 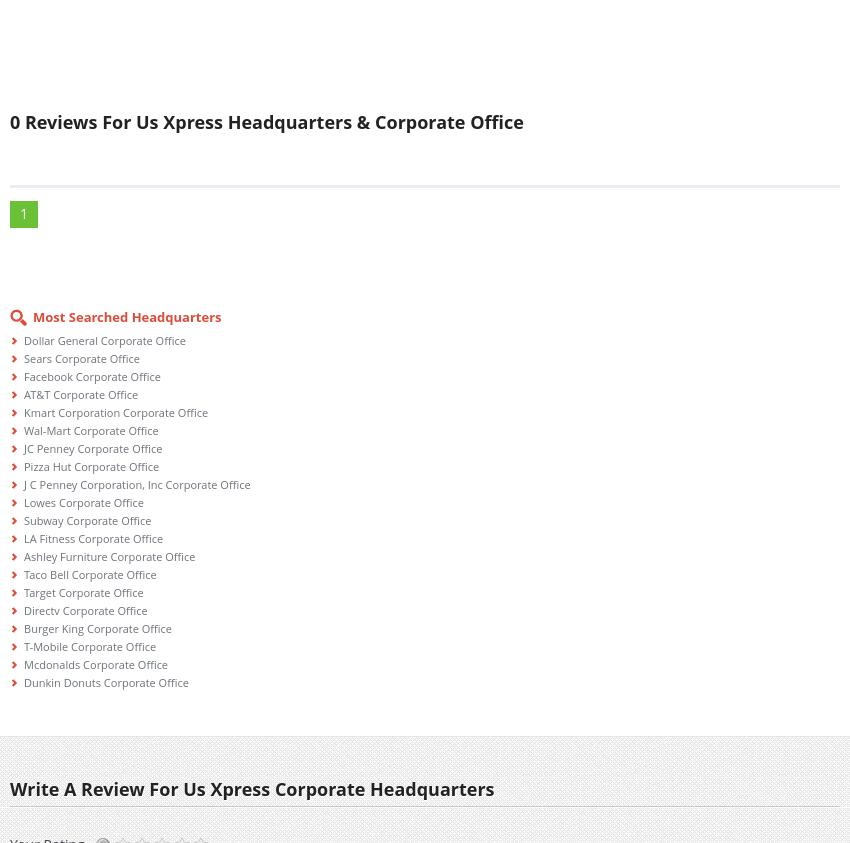 I want to click on 'Lowes Corporate Office', so click(x=83, y=502).